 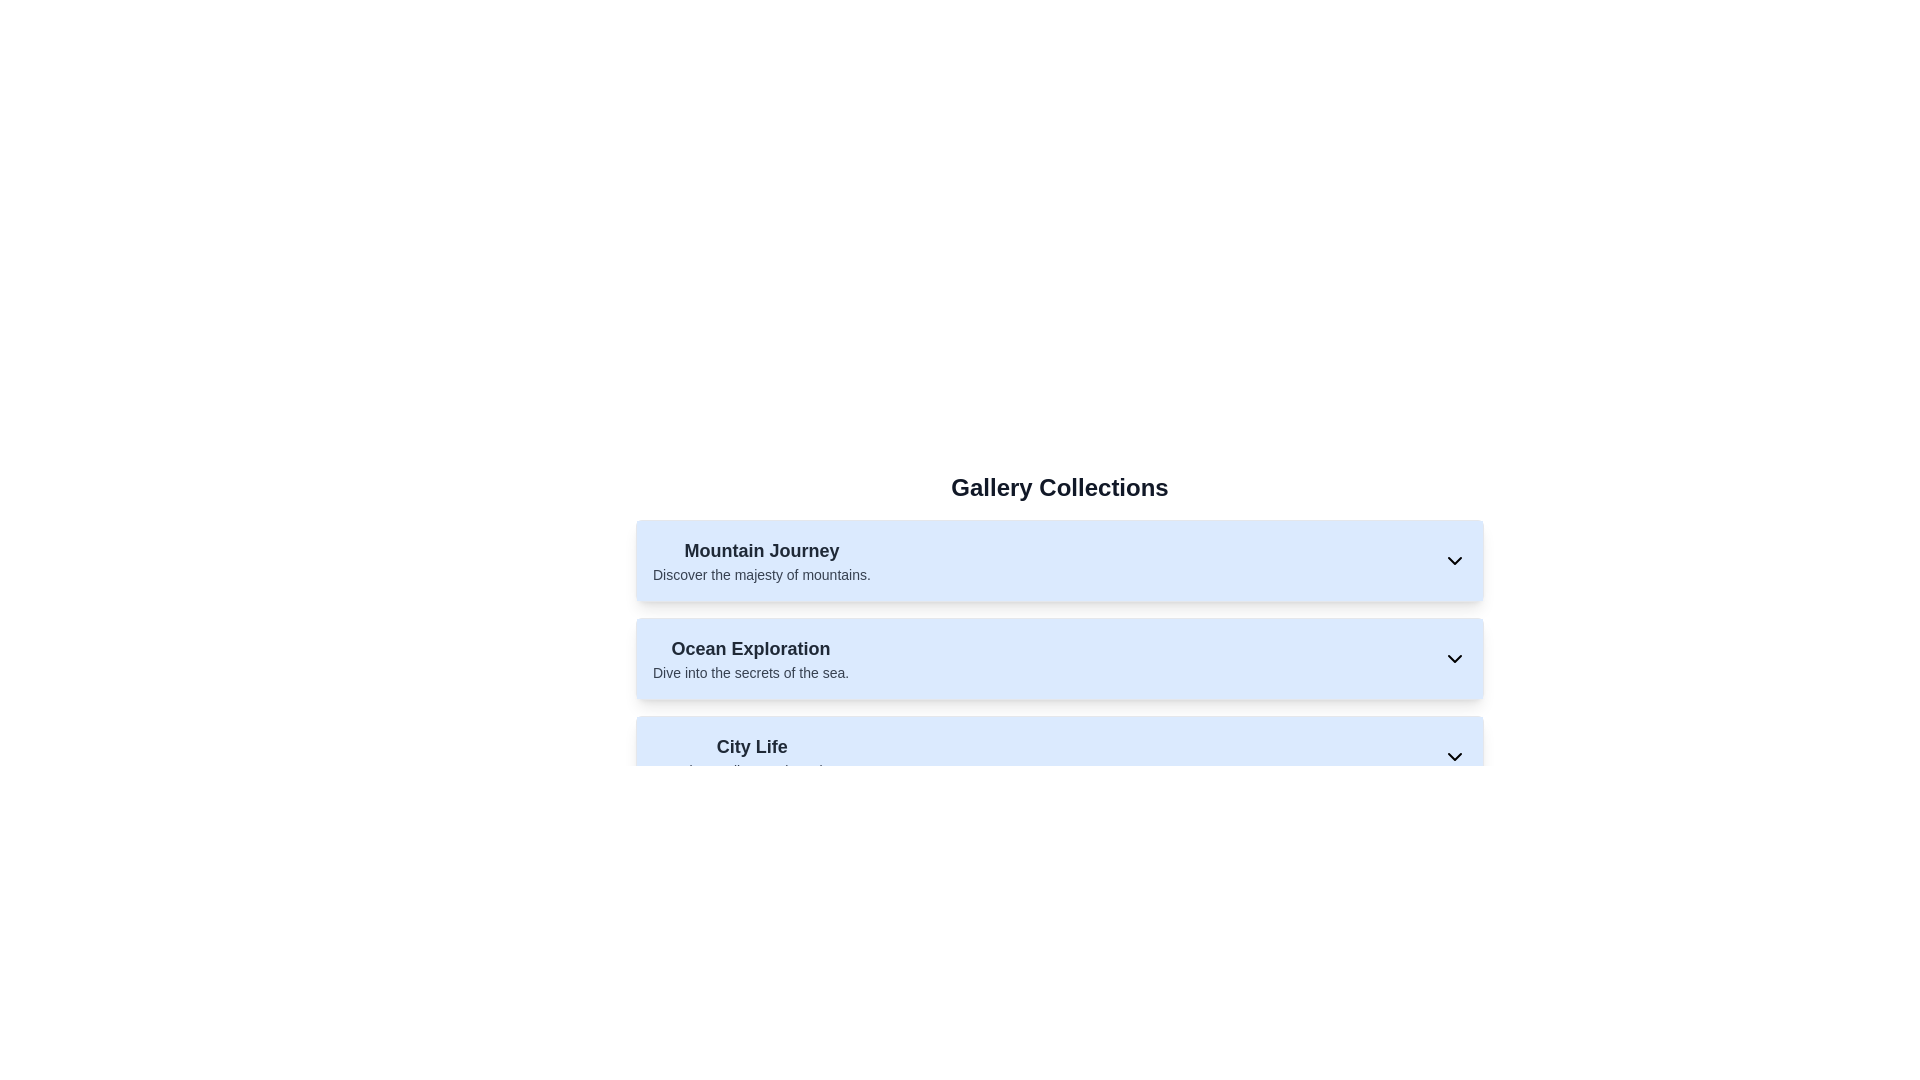 I want to click on the Text block titled 'Ocean Exploration', which features a bold title and a subtitle within a light blue background, positioned between 'Mountain Journey' and 'City Life', so click(x=750, y=659).